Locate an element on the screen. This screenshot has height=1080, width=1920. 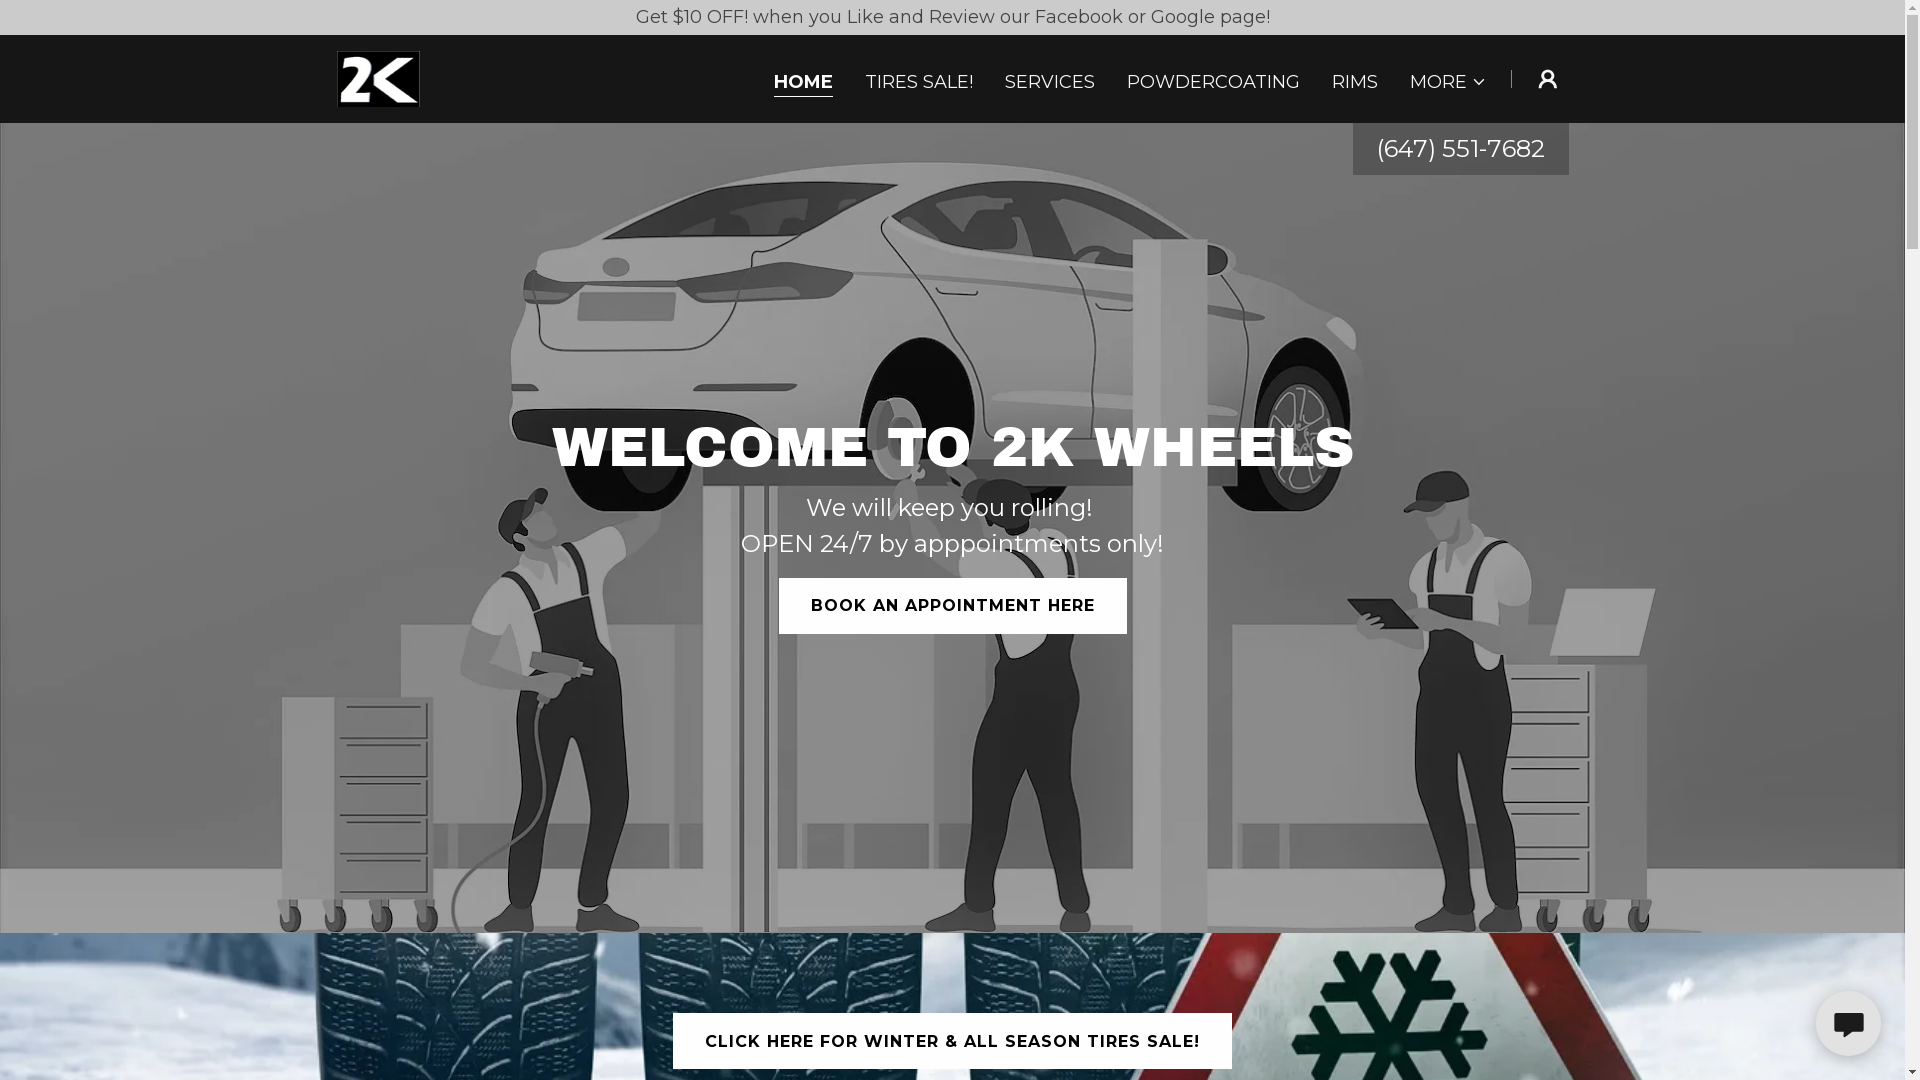
'HOME' is located at coordinates (772, 82).